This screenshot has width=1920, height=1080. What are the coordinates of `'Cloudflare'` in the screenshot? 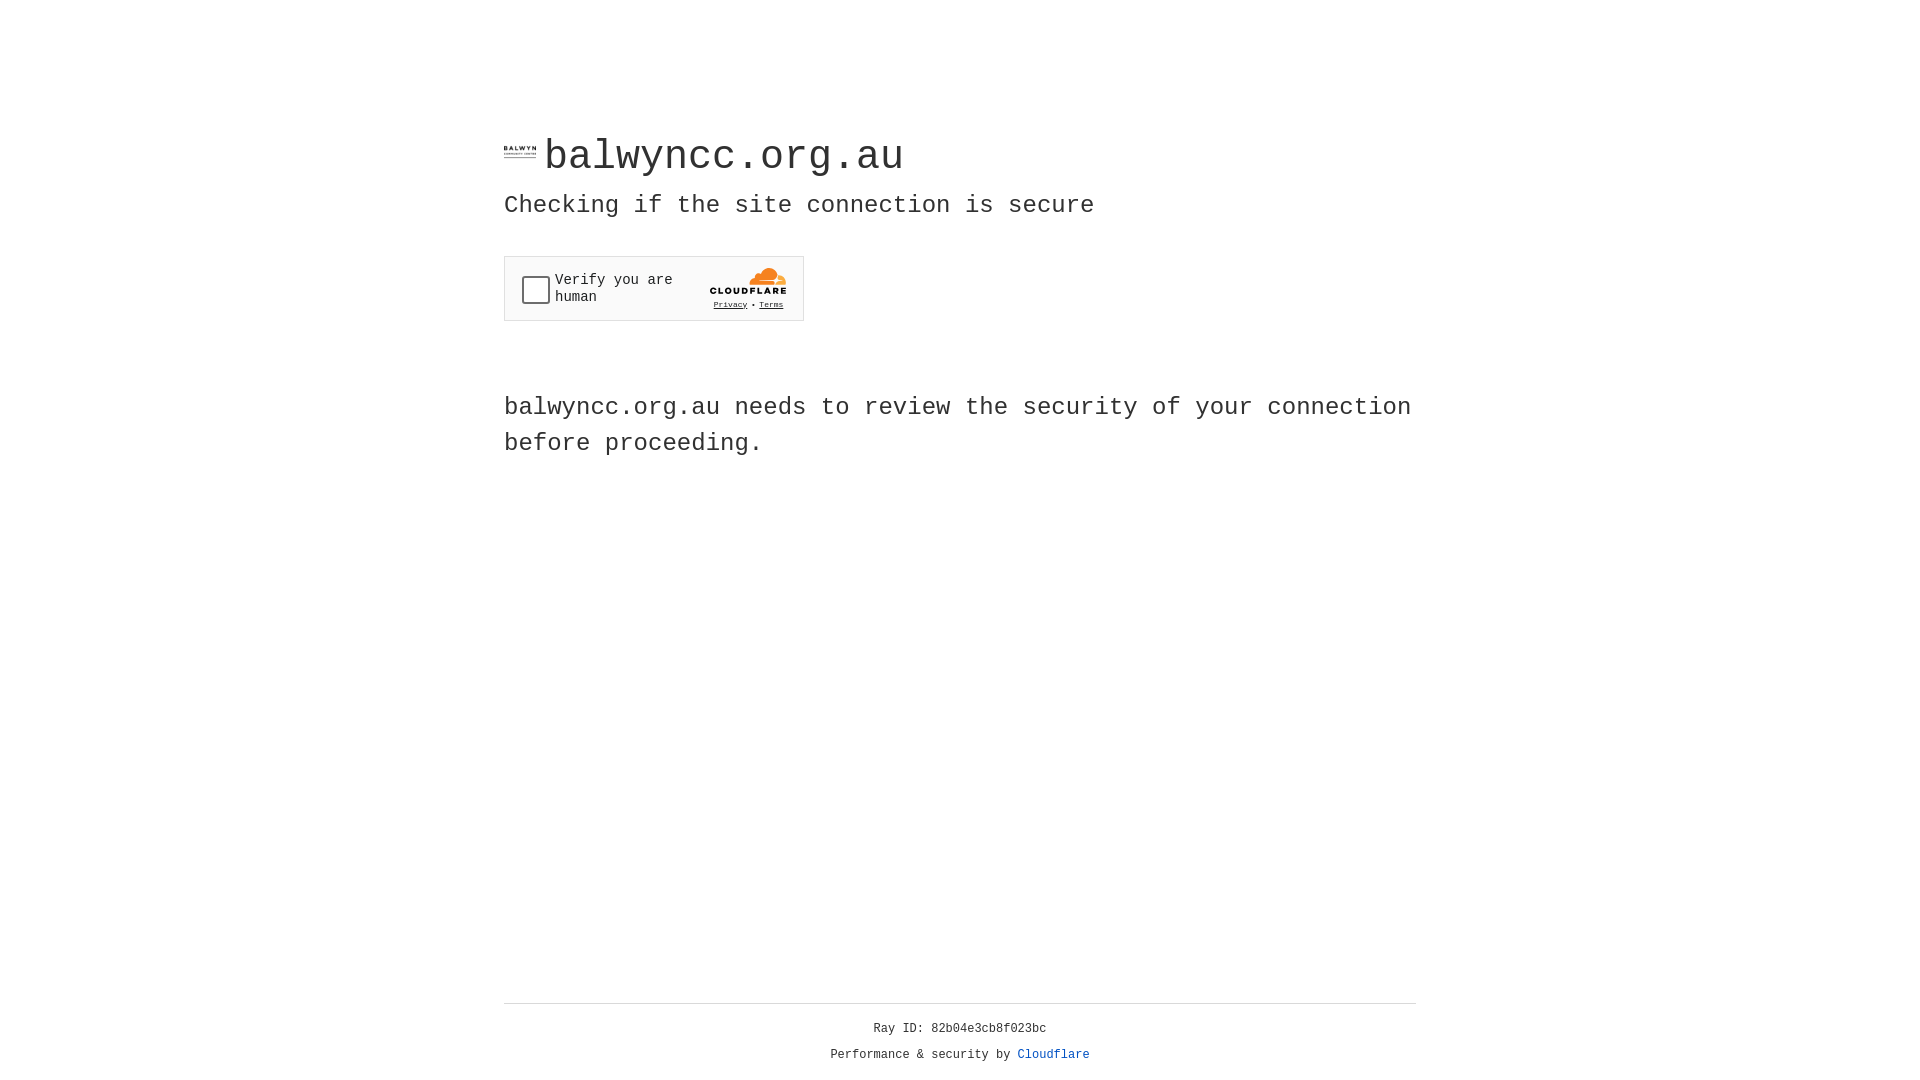 It's located at (1017, 1054).